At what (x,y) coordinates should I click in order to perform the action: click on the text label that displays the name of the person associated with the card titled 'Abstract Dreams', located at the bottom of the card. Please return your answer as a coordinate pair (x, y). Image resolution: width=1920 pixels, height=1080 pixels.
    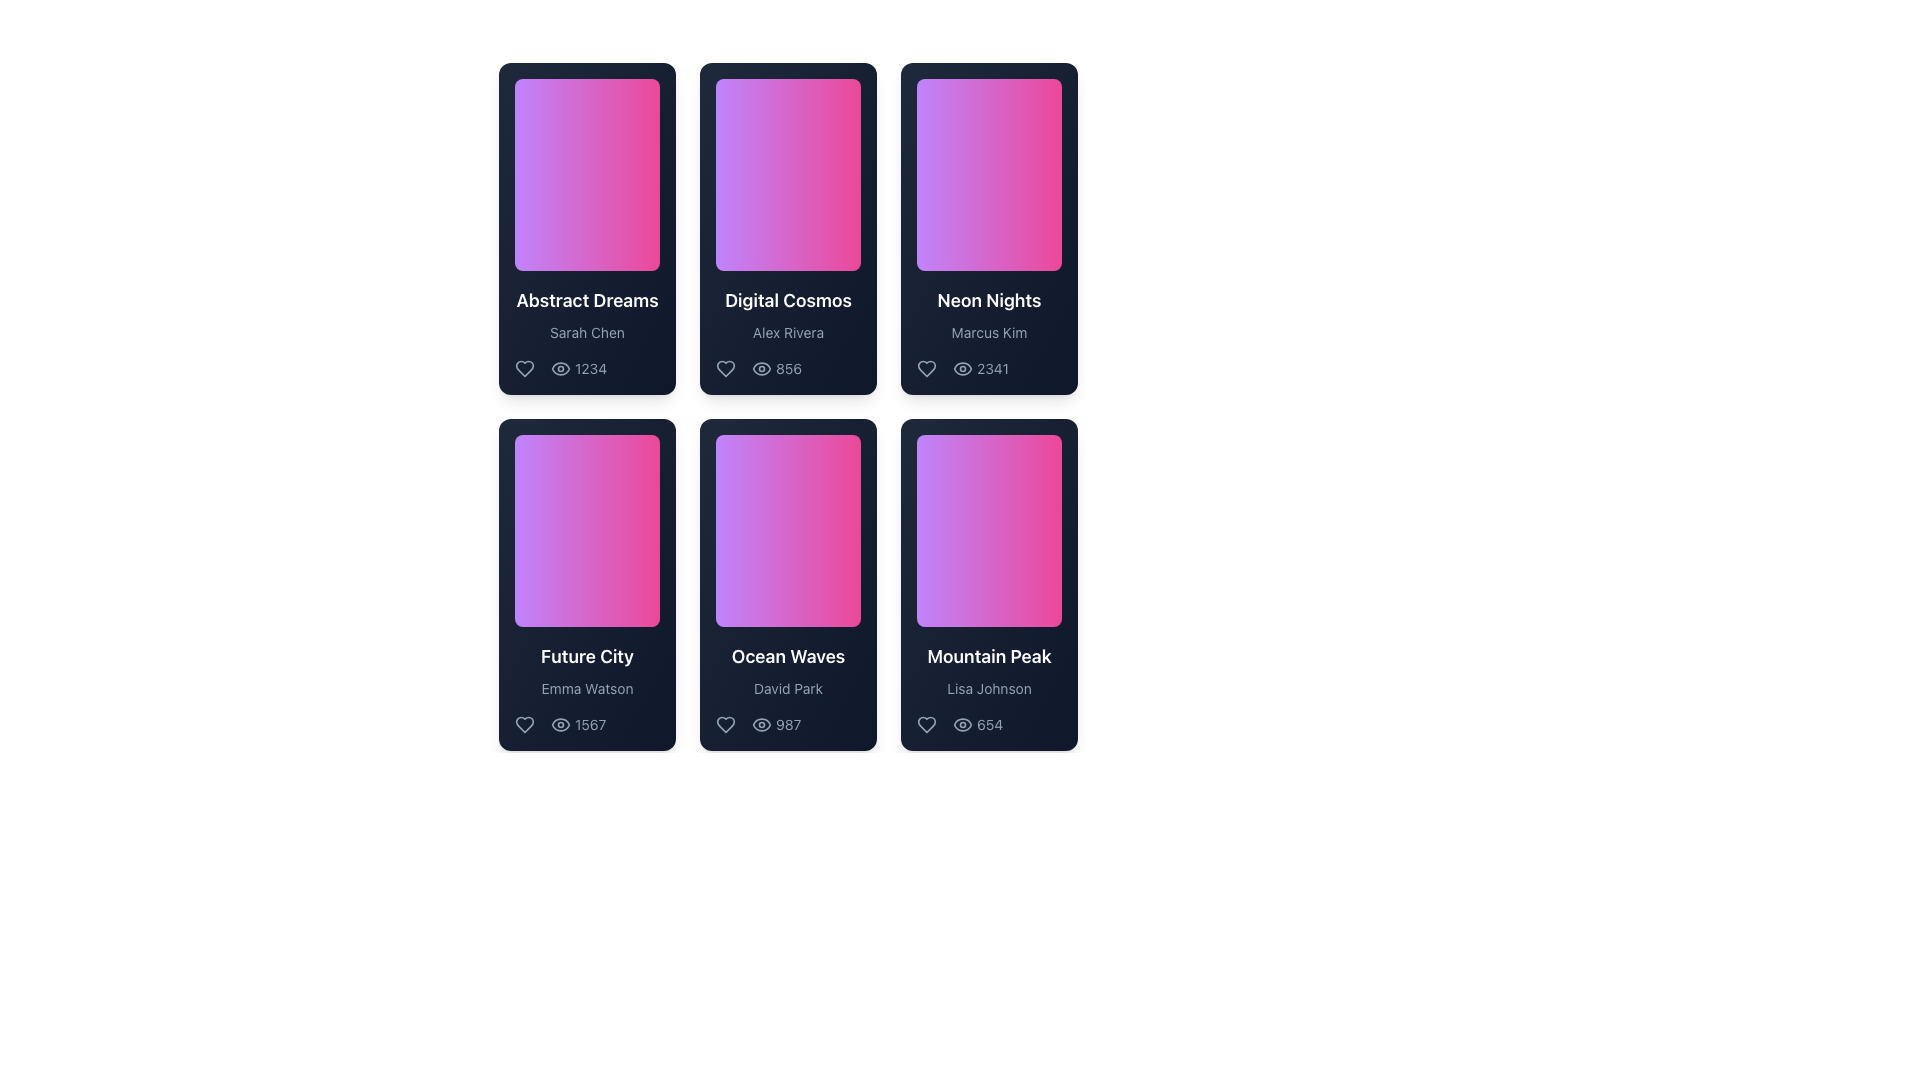
    Looking at the image, I should click on (586, 331).